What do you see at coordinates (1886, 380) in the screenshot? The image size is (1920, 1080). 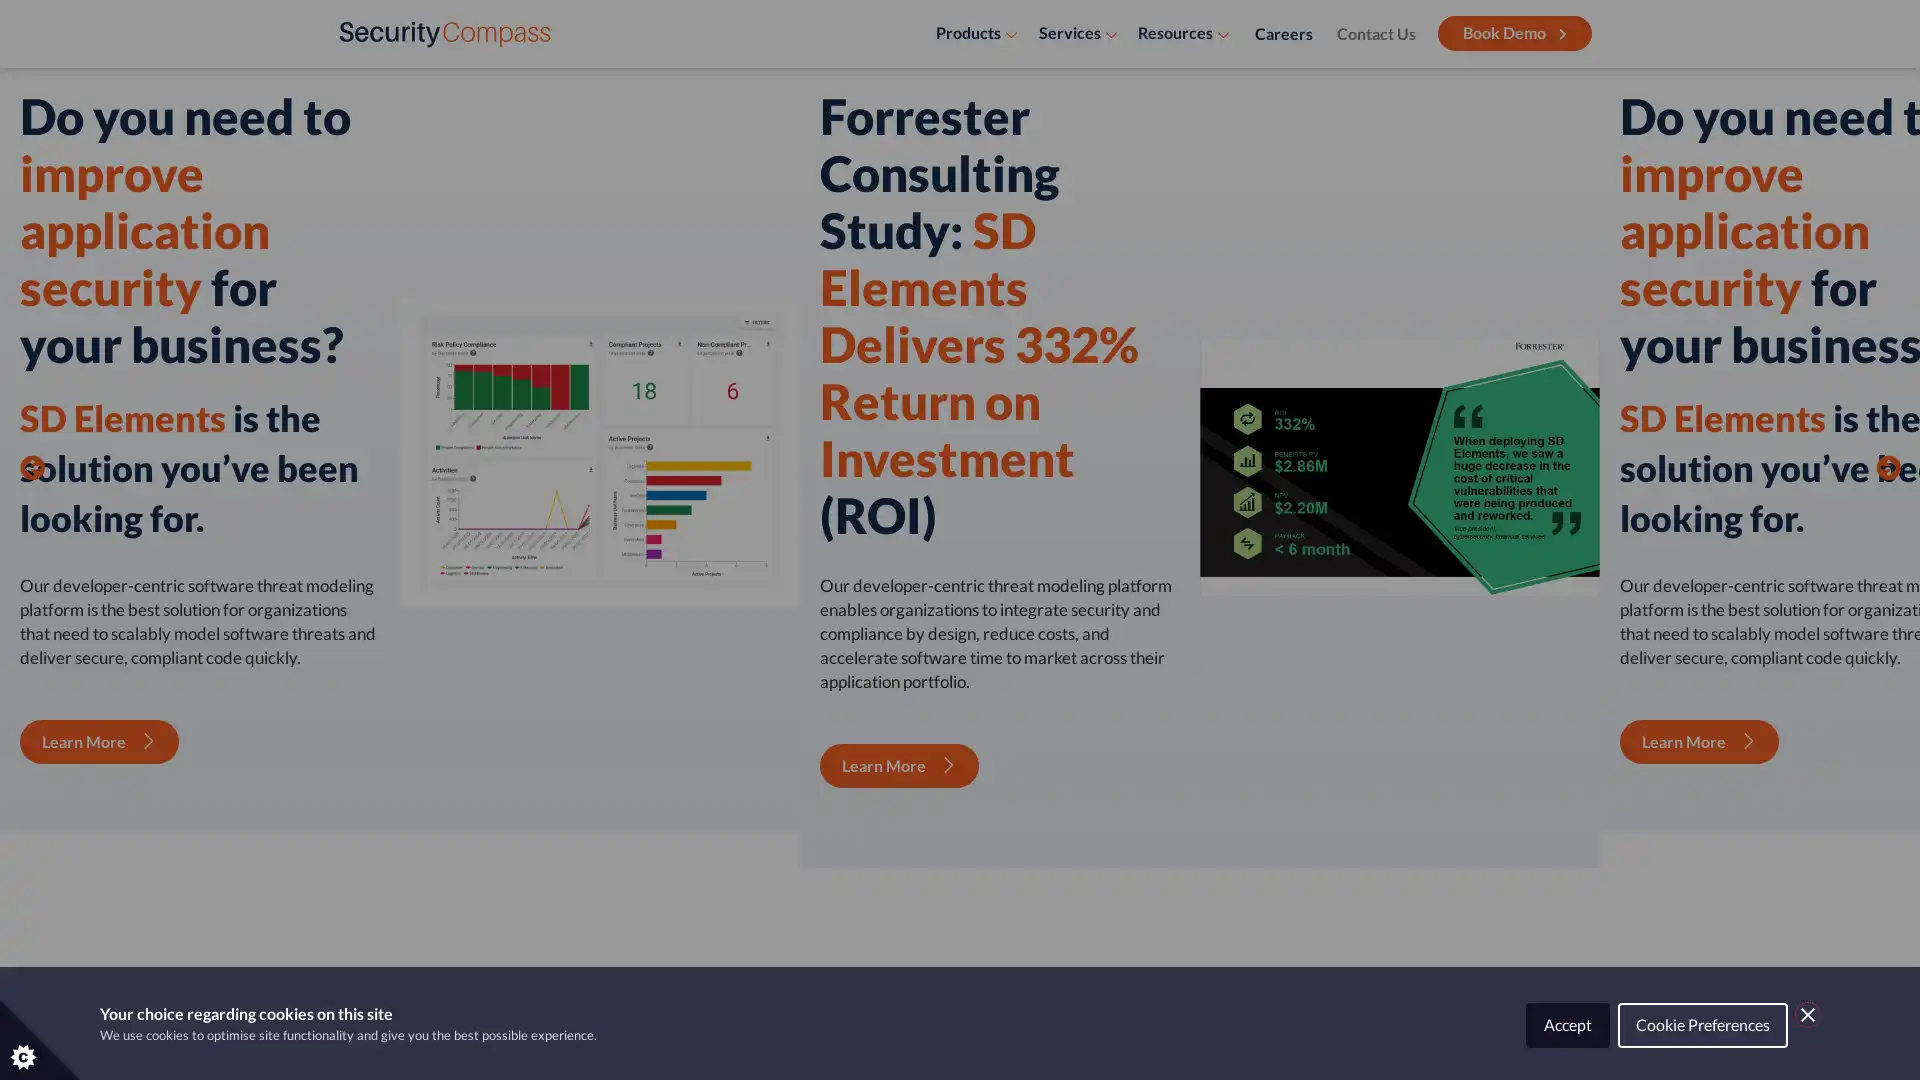 I see `Next` at bounding box center [1886, 380].